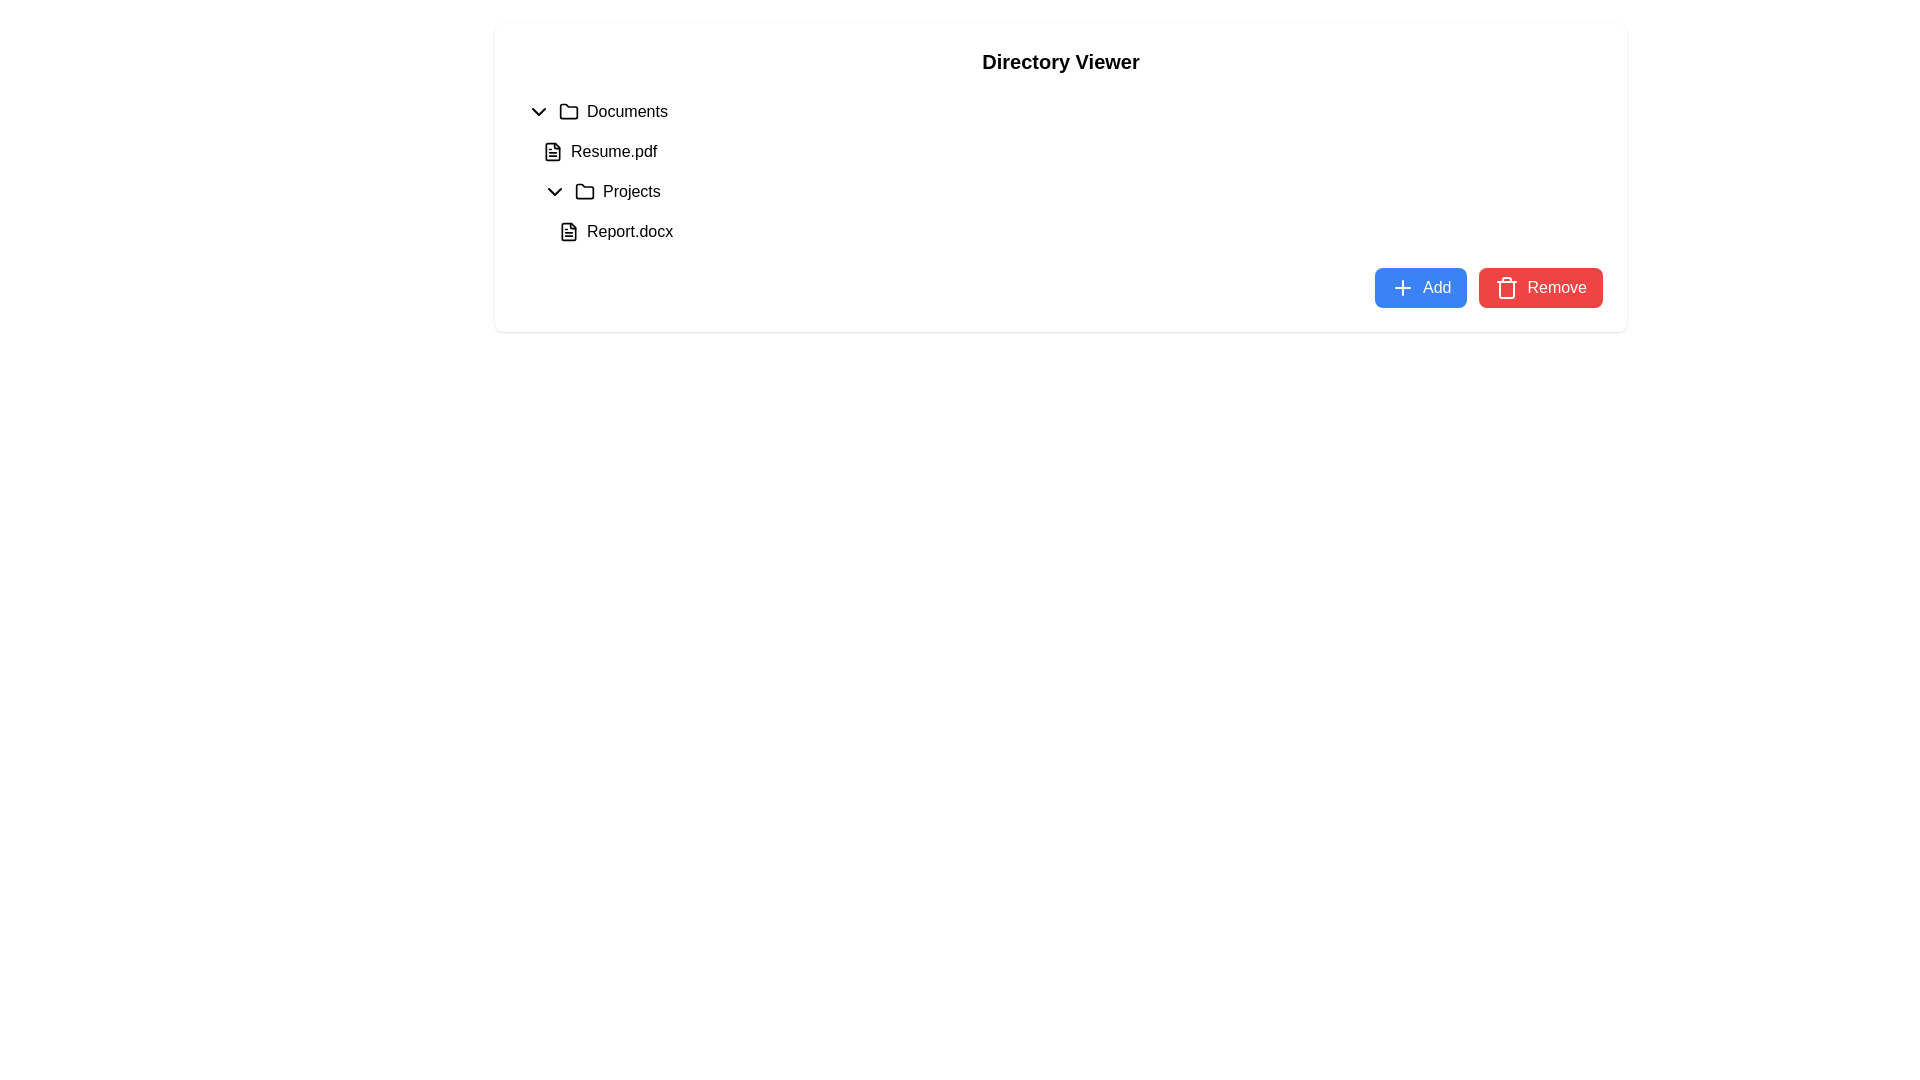 The height and width of the screenshot is (1080, 1920). Describe the element at coordinates (538, 111) in the screenshot. I see `the downward-facing chevron icon located to the left of the 'Documents' folder label` at that location.